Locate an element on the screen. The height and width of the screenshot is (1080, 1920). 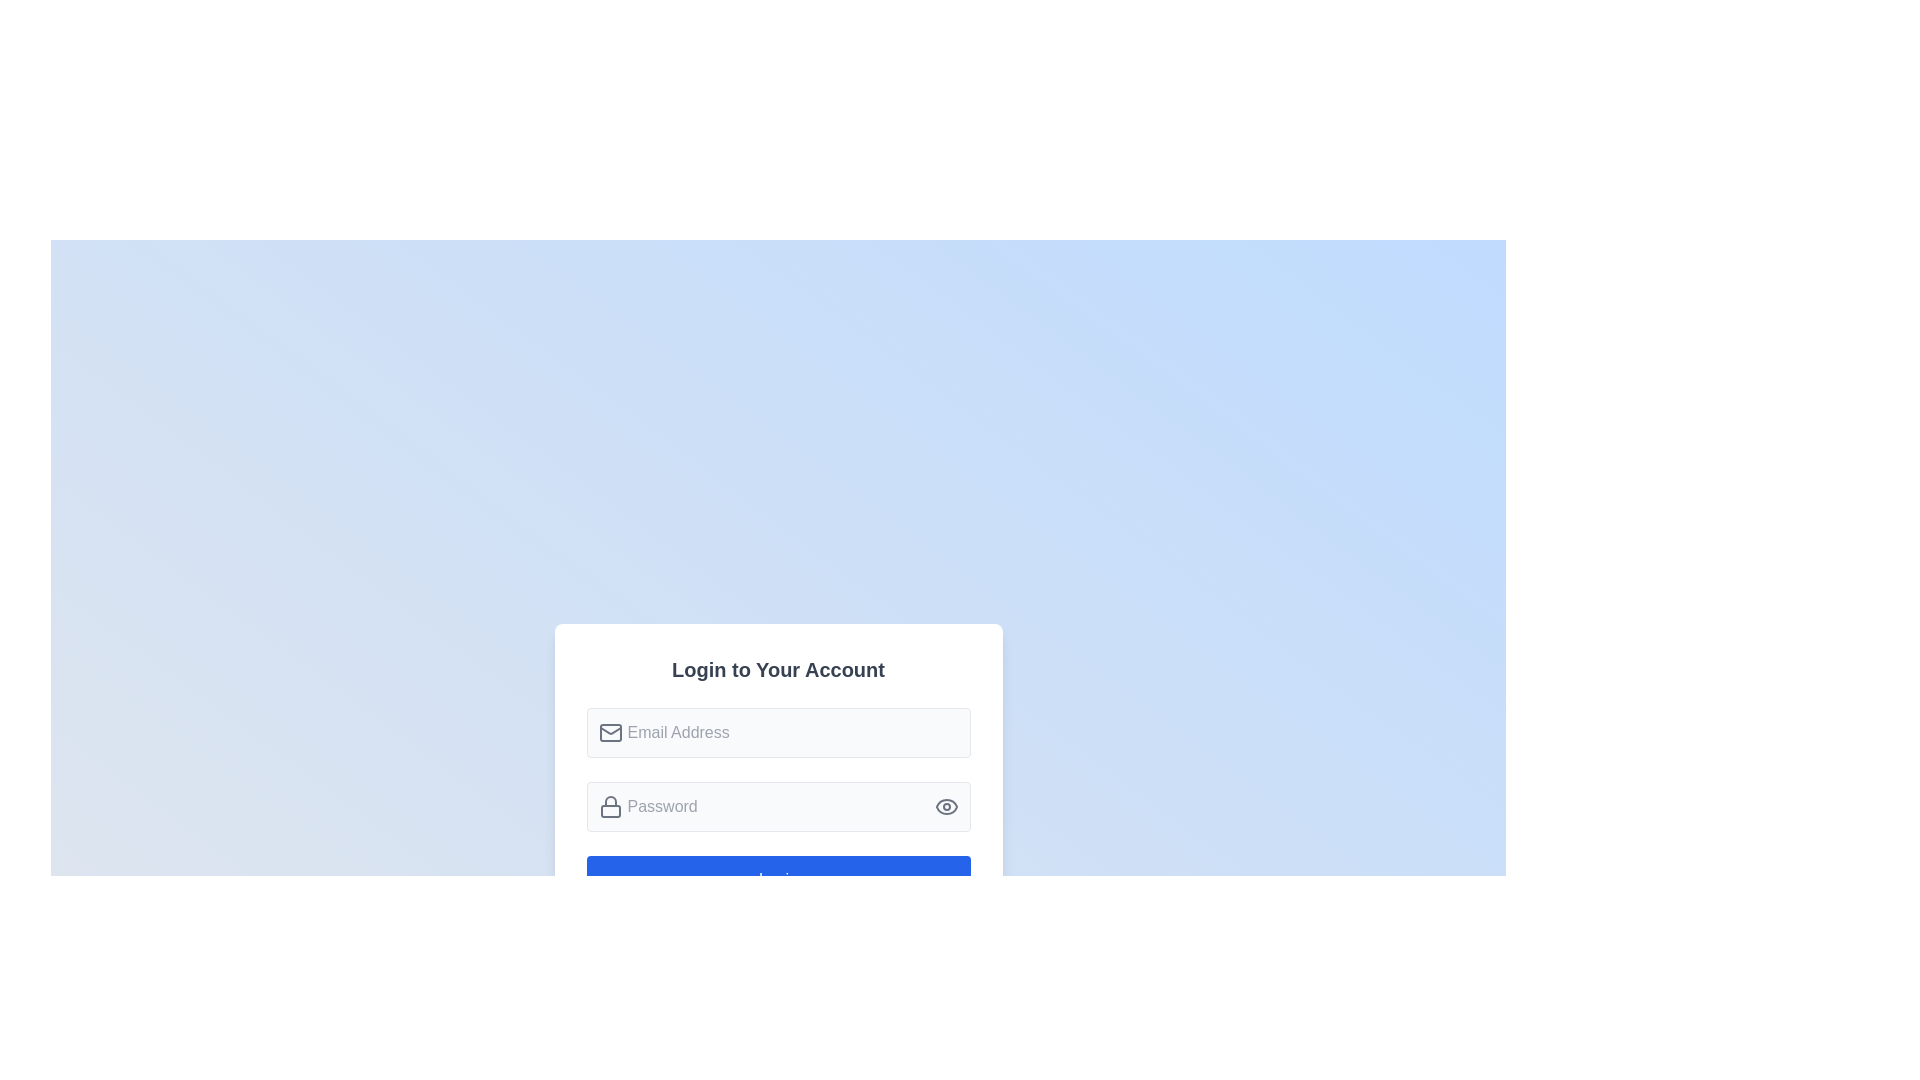
the submission button for logging in using keyboard navigation is located at coordinates (777, 878).